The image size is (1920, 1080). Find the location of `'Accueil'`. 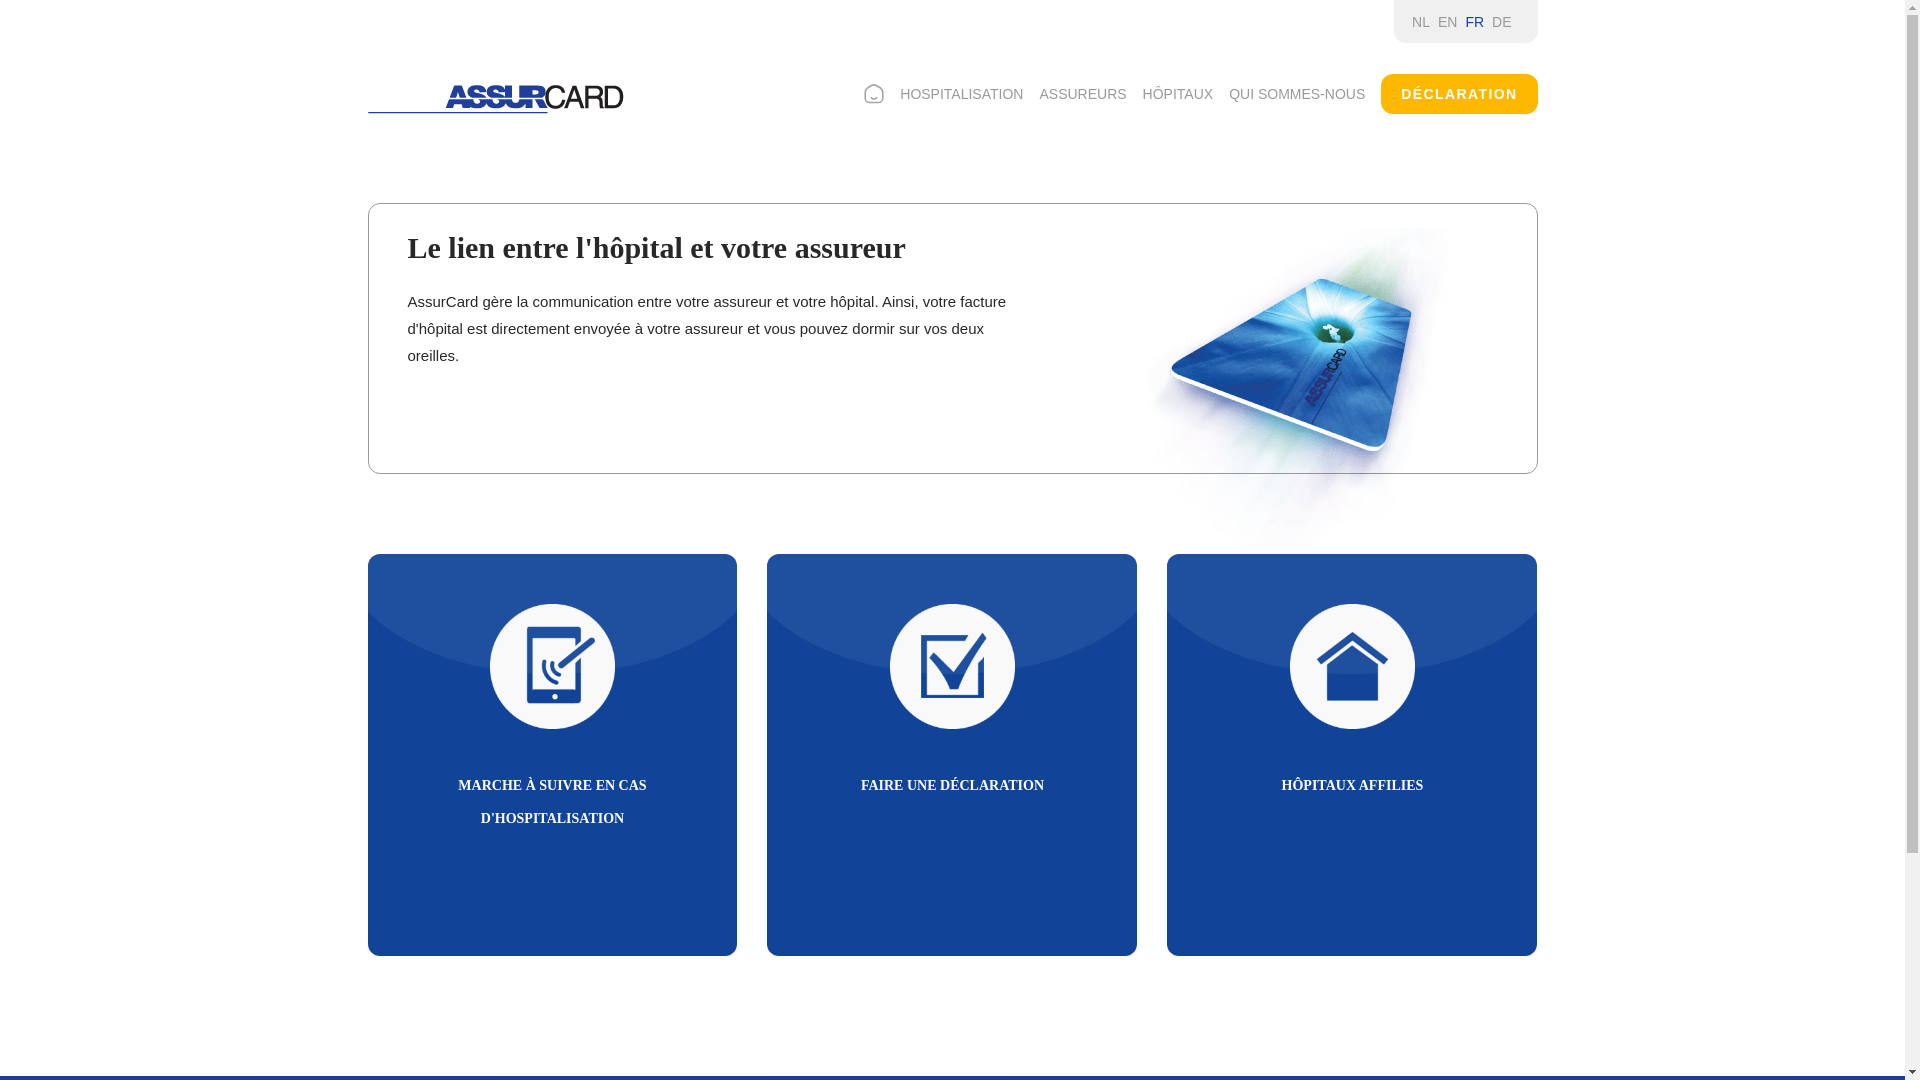

'Accueil' is located at coordinates (495, 99).